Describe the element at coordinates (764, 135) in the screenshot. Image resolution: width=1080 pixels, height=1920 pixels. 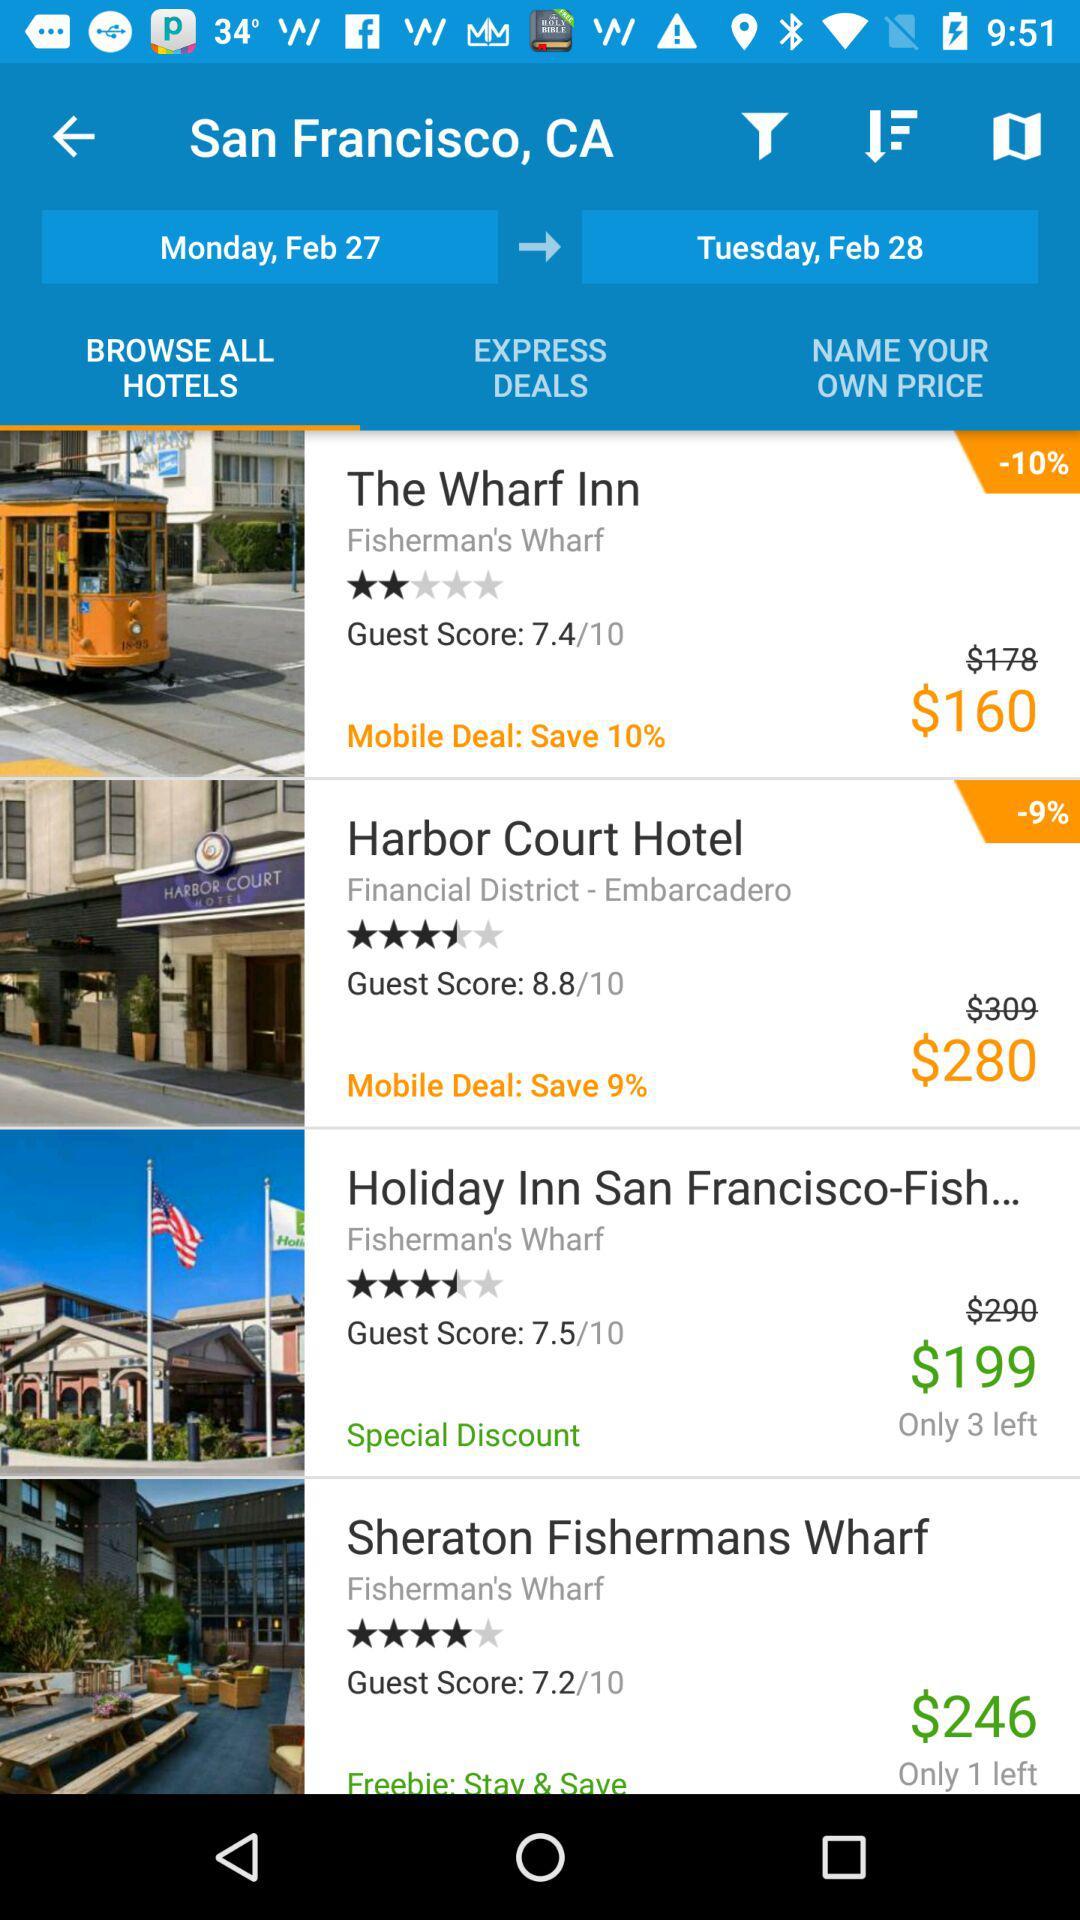
I see `the icon to the right of the san francisco, ca` at that location.